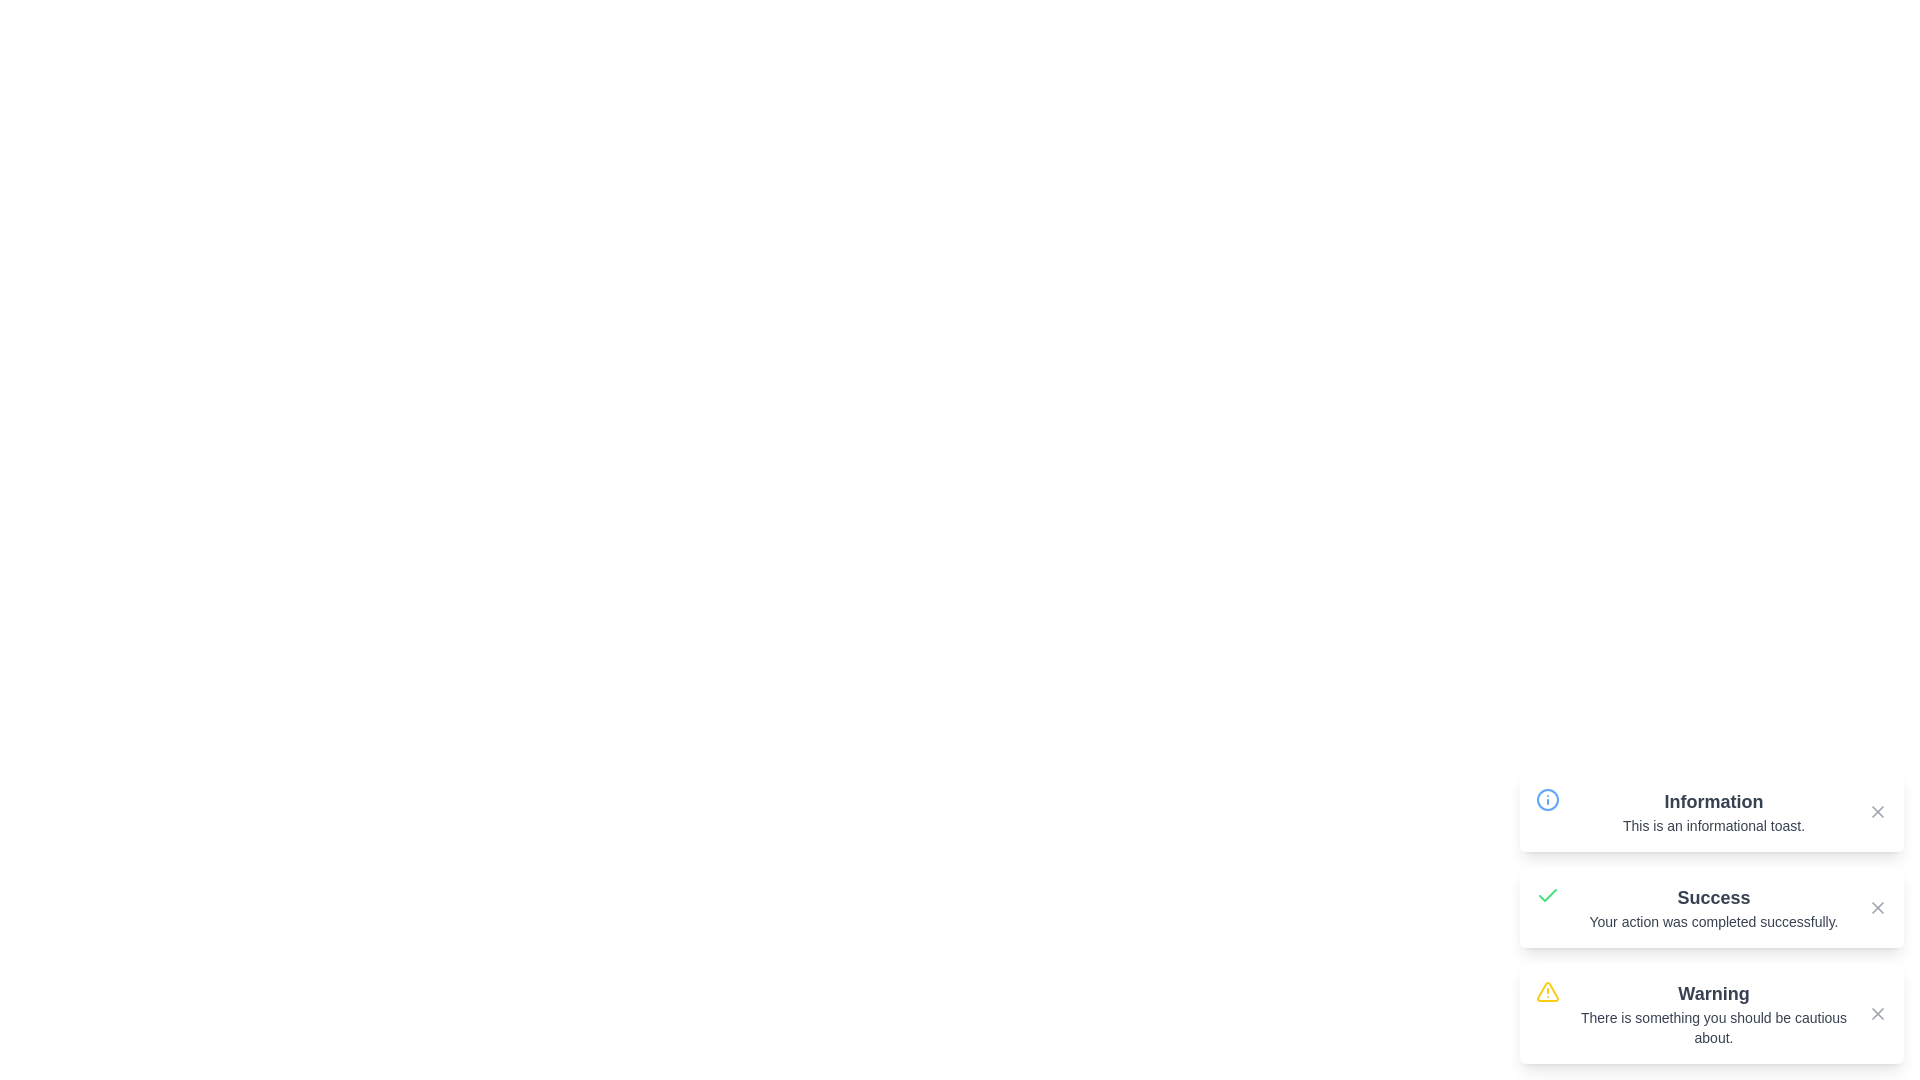  Describe the element at coordinates (1547, 907) in the screenshot. I see `the success icon located on the left side of the notification that indicates 'Success' and 'Your action was completed successfully.'` at that location.